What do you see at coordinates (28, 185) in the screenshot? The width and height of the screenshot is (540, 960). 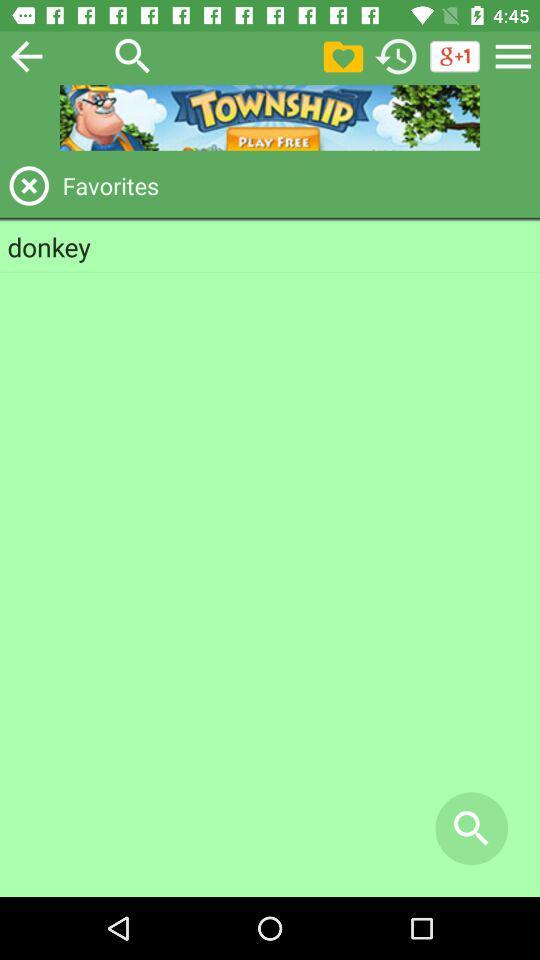 I see `favorites` at bounding box center [28, 185].